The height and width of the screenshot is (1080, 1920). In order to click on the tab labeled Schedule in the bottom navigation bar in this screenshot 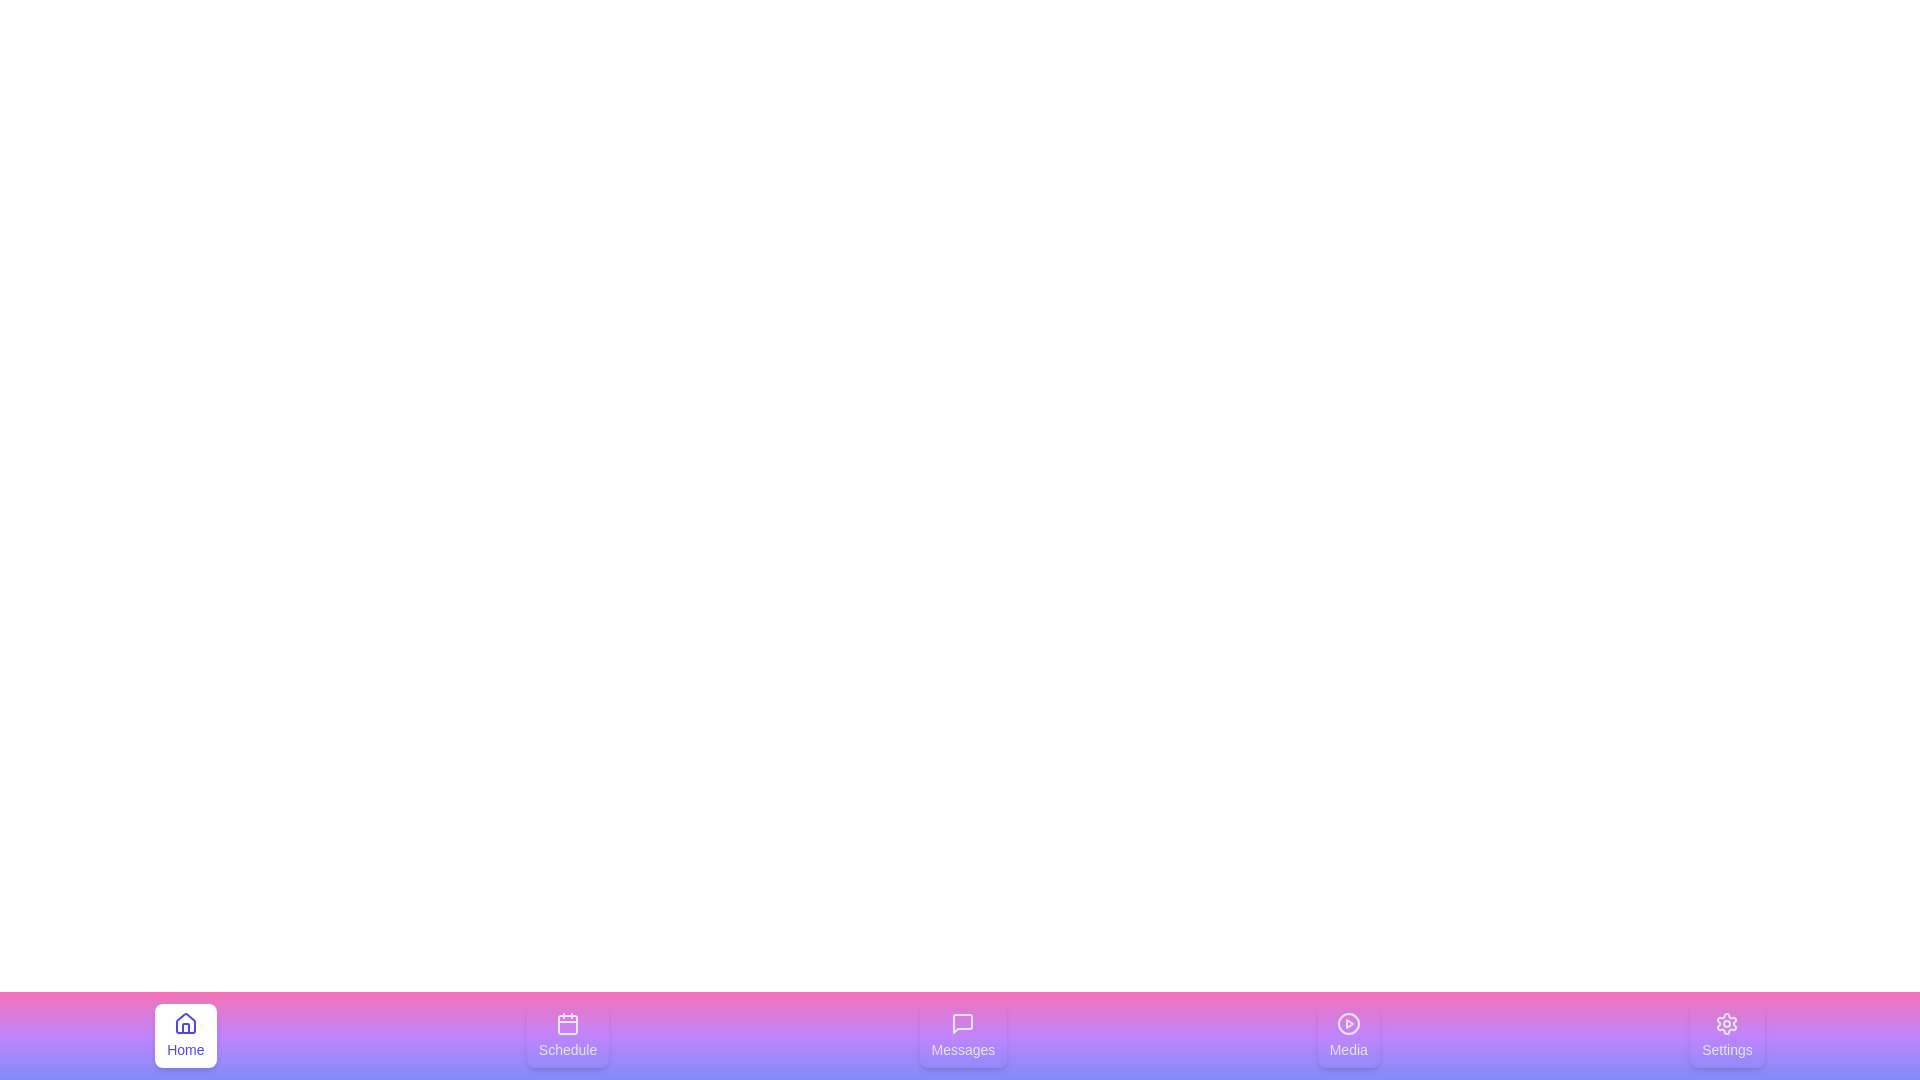, I will do `click(566, 1035)`.